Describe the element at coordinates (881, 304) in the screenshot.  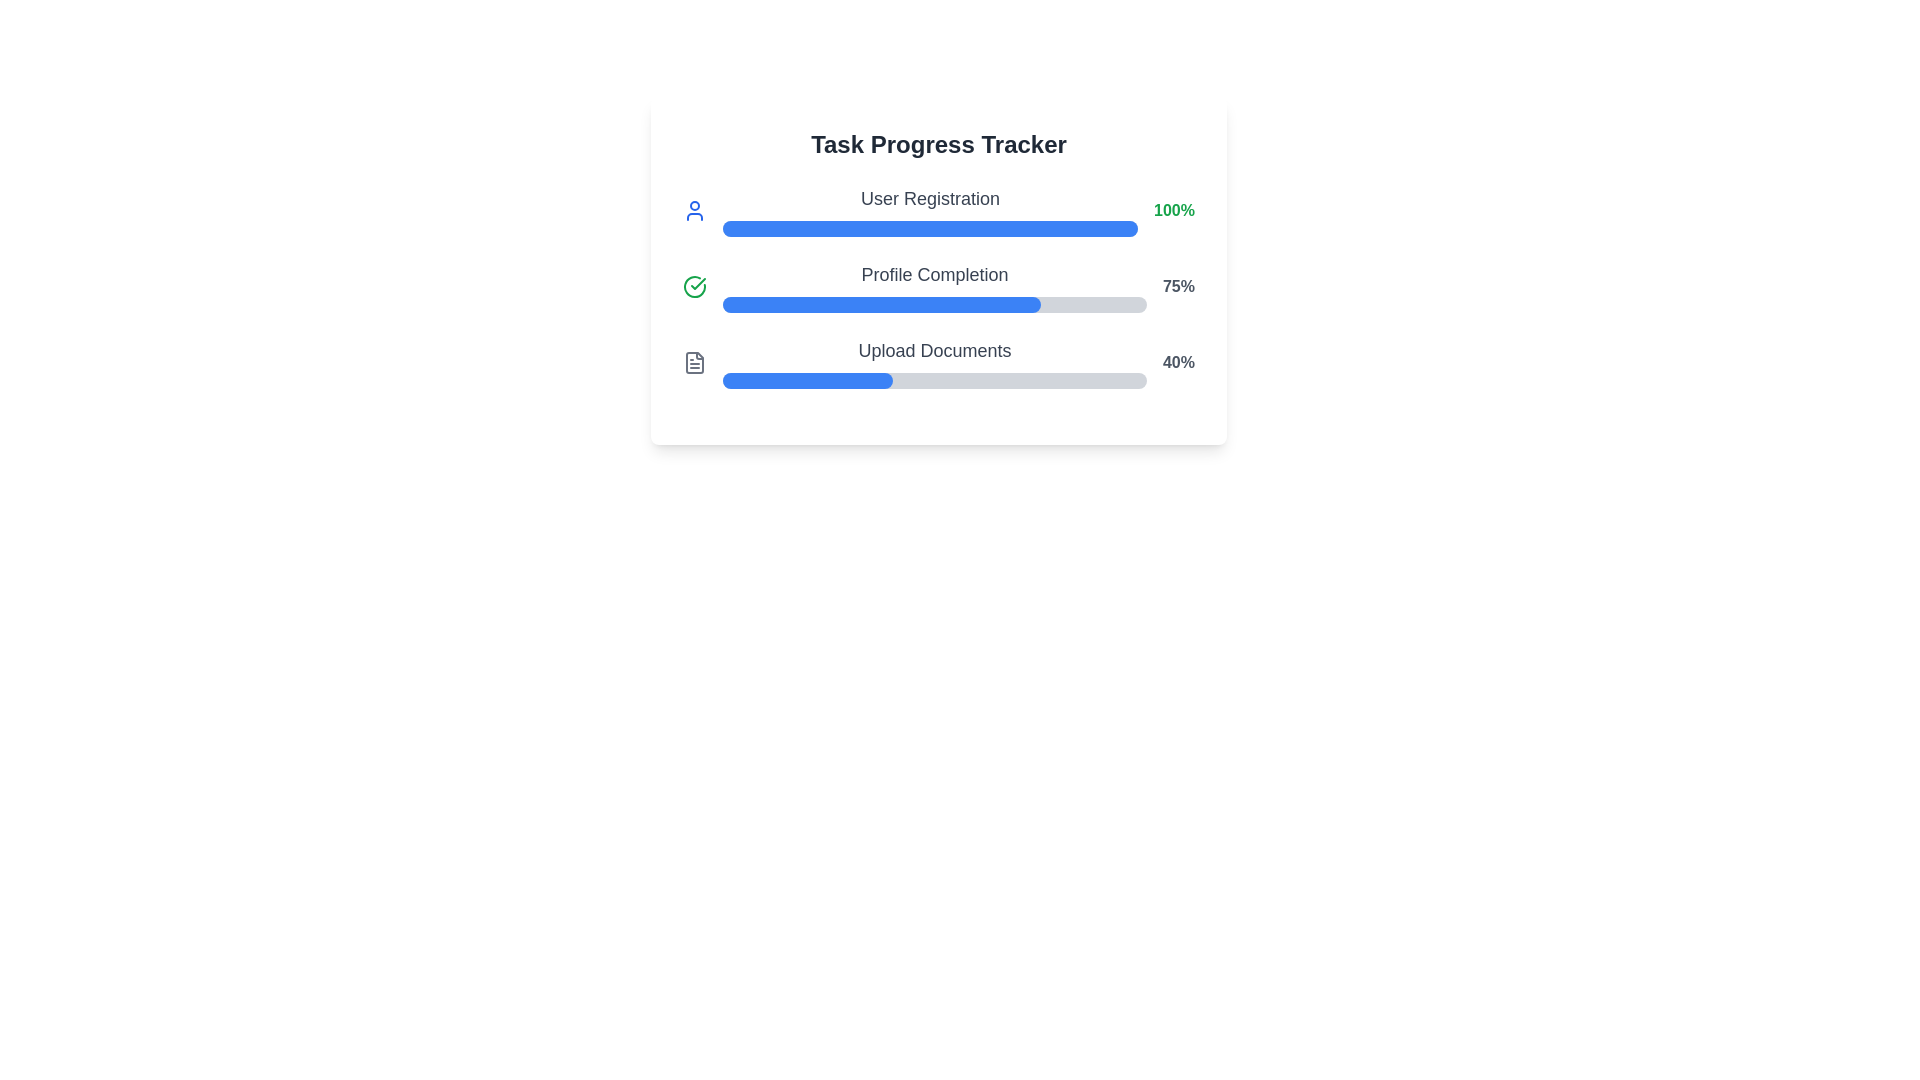
I see `the Progress Bar indicating 75% completion of the 'Profile Completion' task in the task tracker interface` at that location.